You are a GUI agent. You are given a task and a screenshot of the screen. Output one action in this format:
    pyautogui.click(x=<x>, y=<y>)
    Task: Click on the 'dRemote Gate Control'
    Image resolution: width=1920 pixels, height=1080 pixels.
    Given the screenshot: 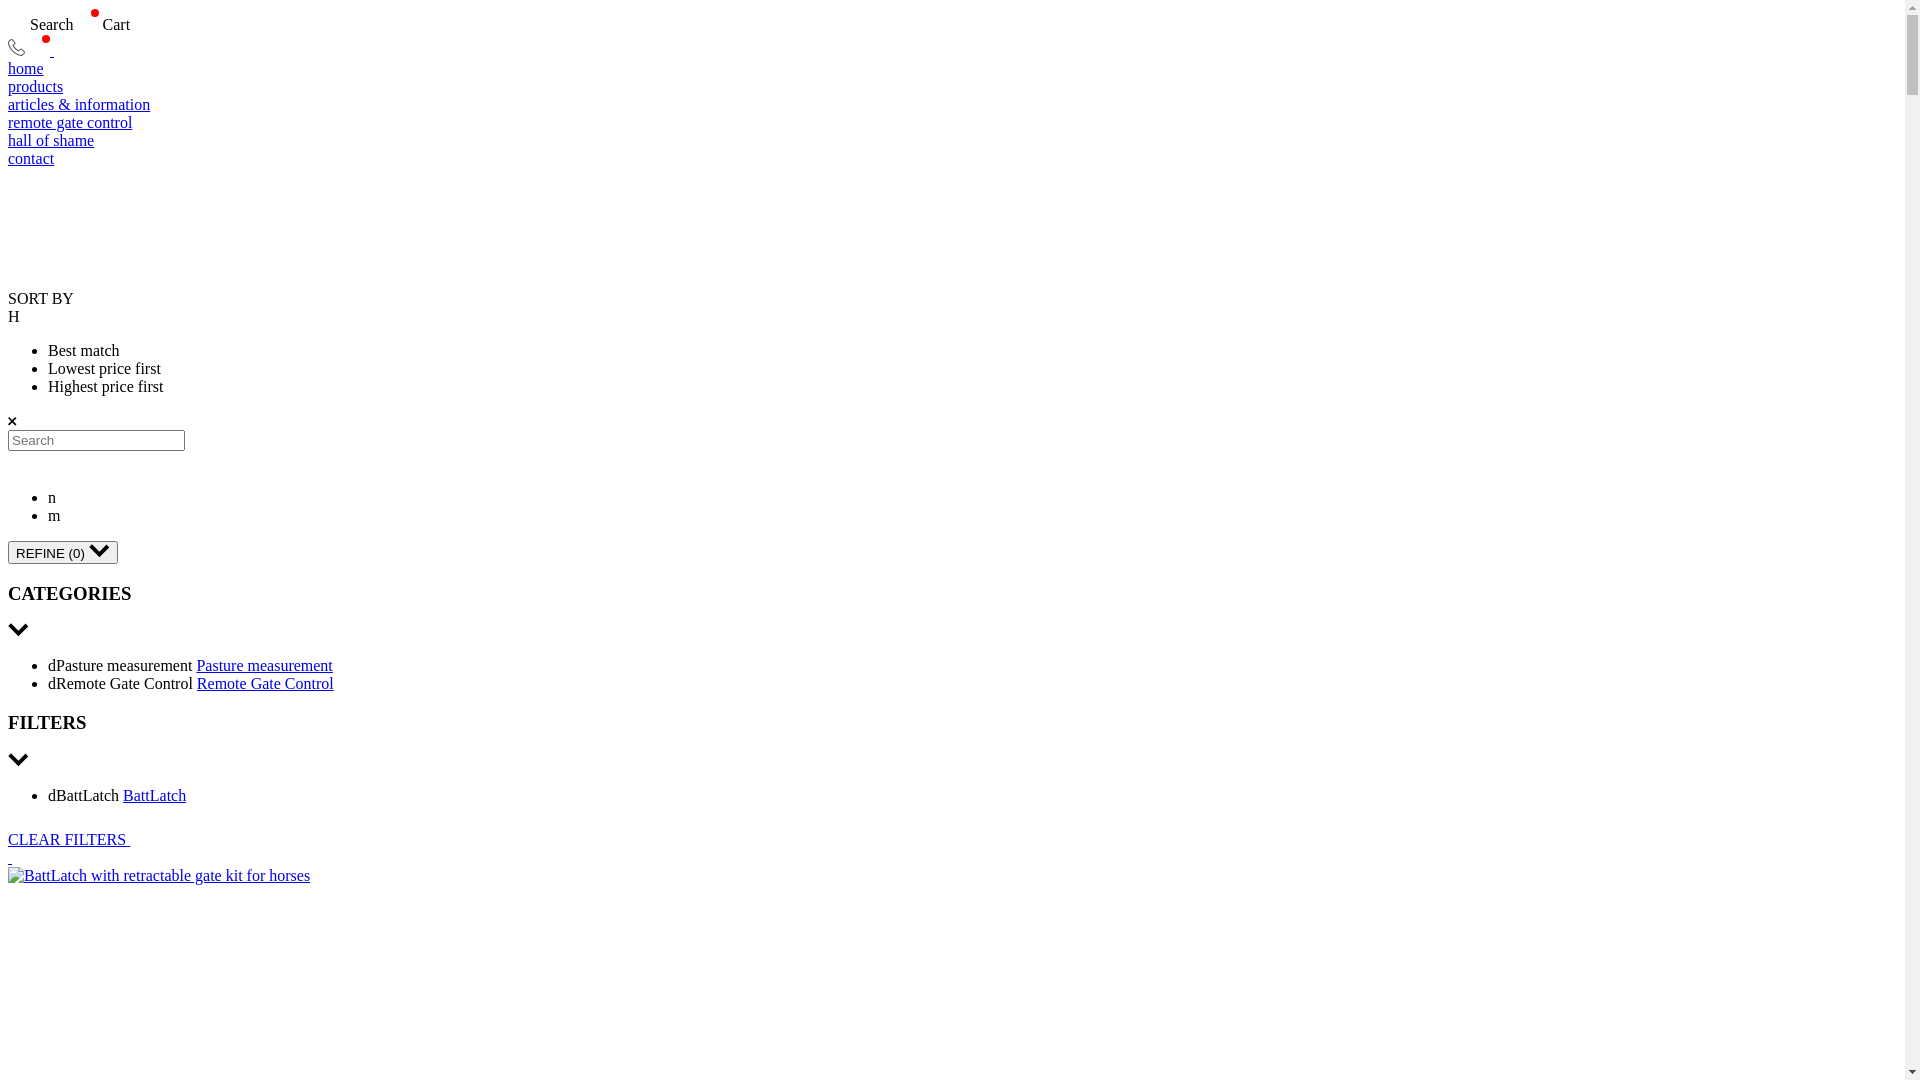 What is the action you would take?
    pyautogui.click(x=121, y=682)
    